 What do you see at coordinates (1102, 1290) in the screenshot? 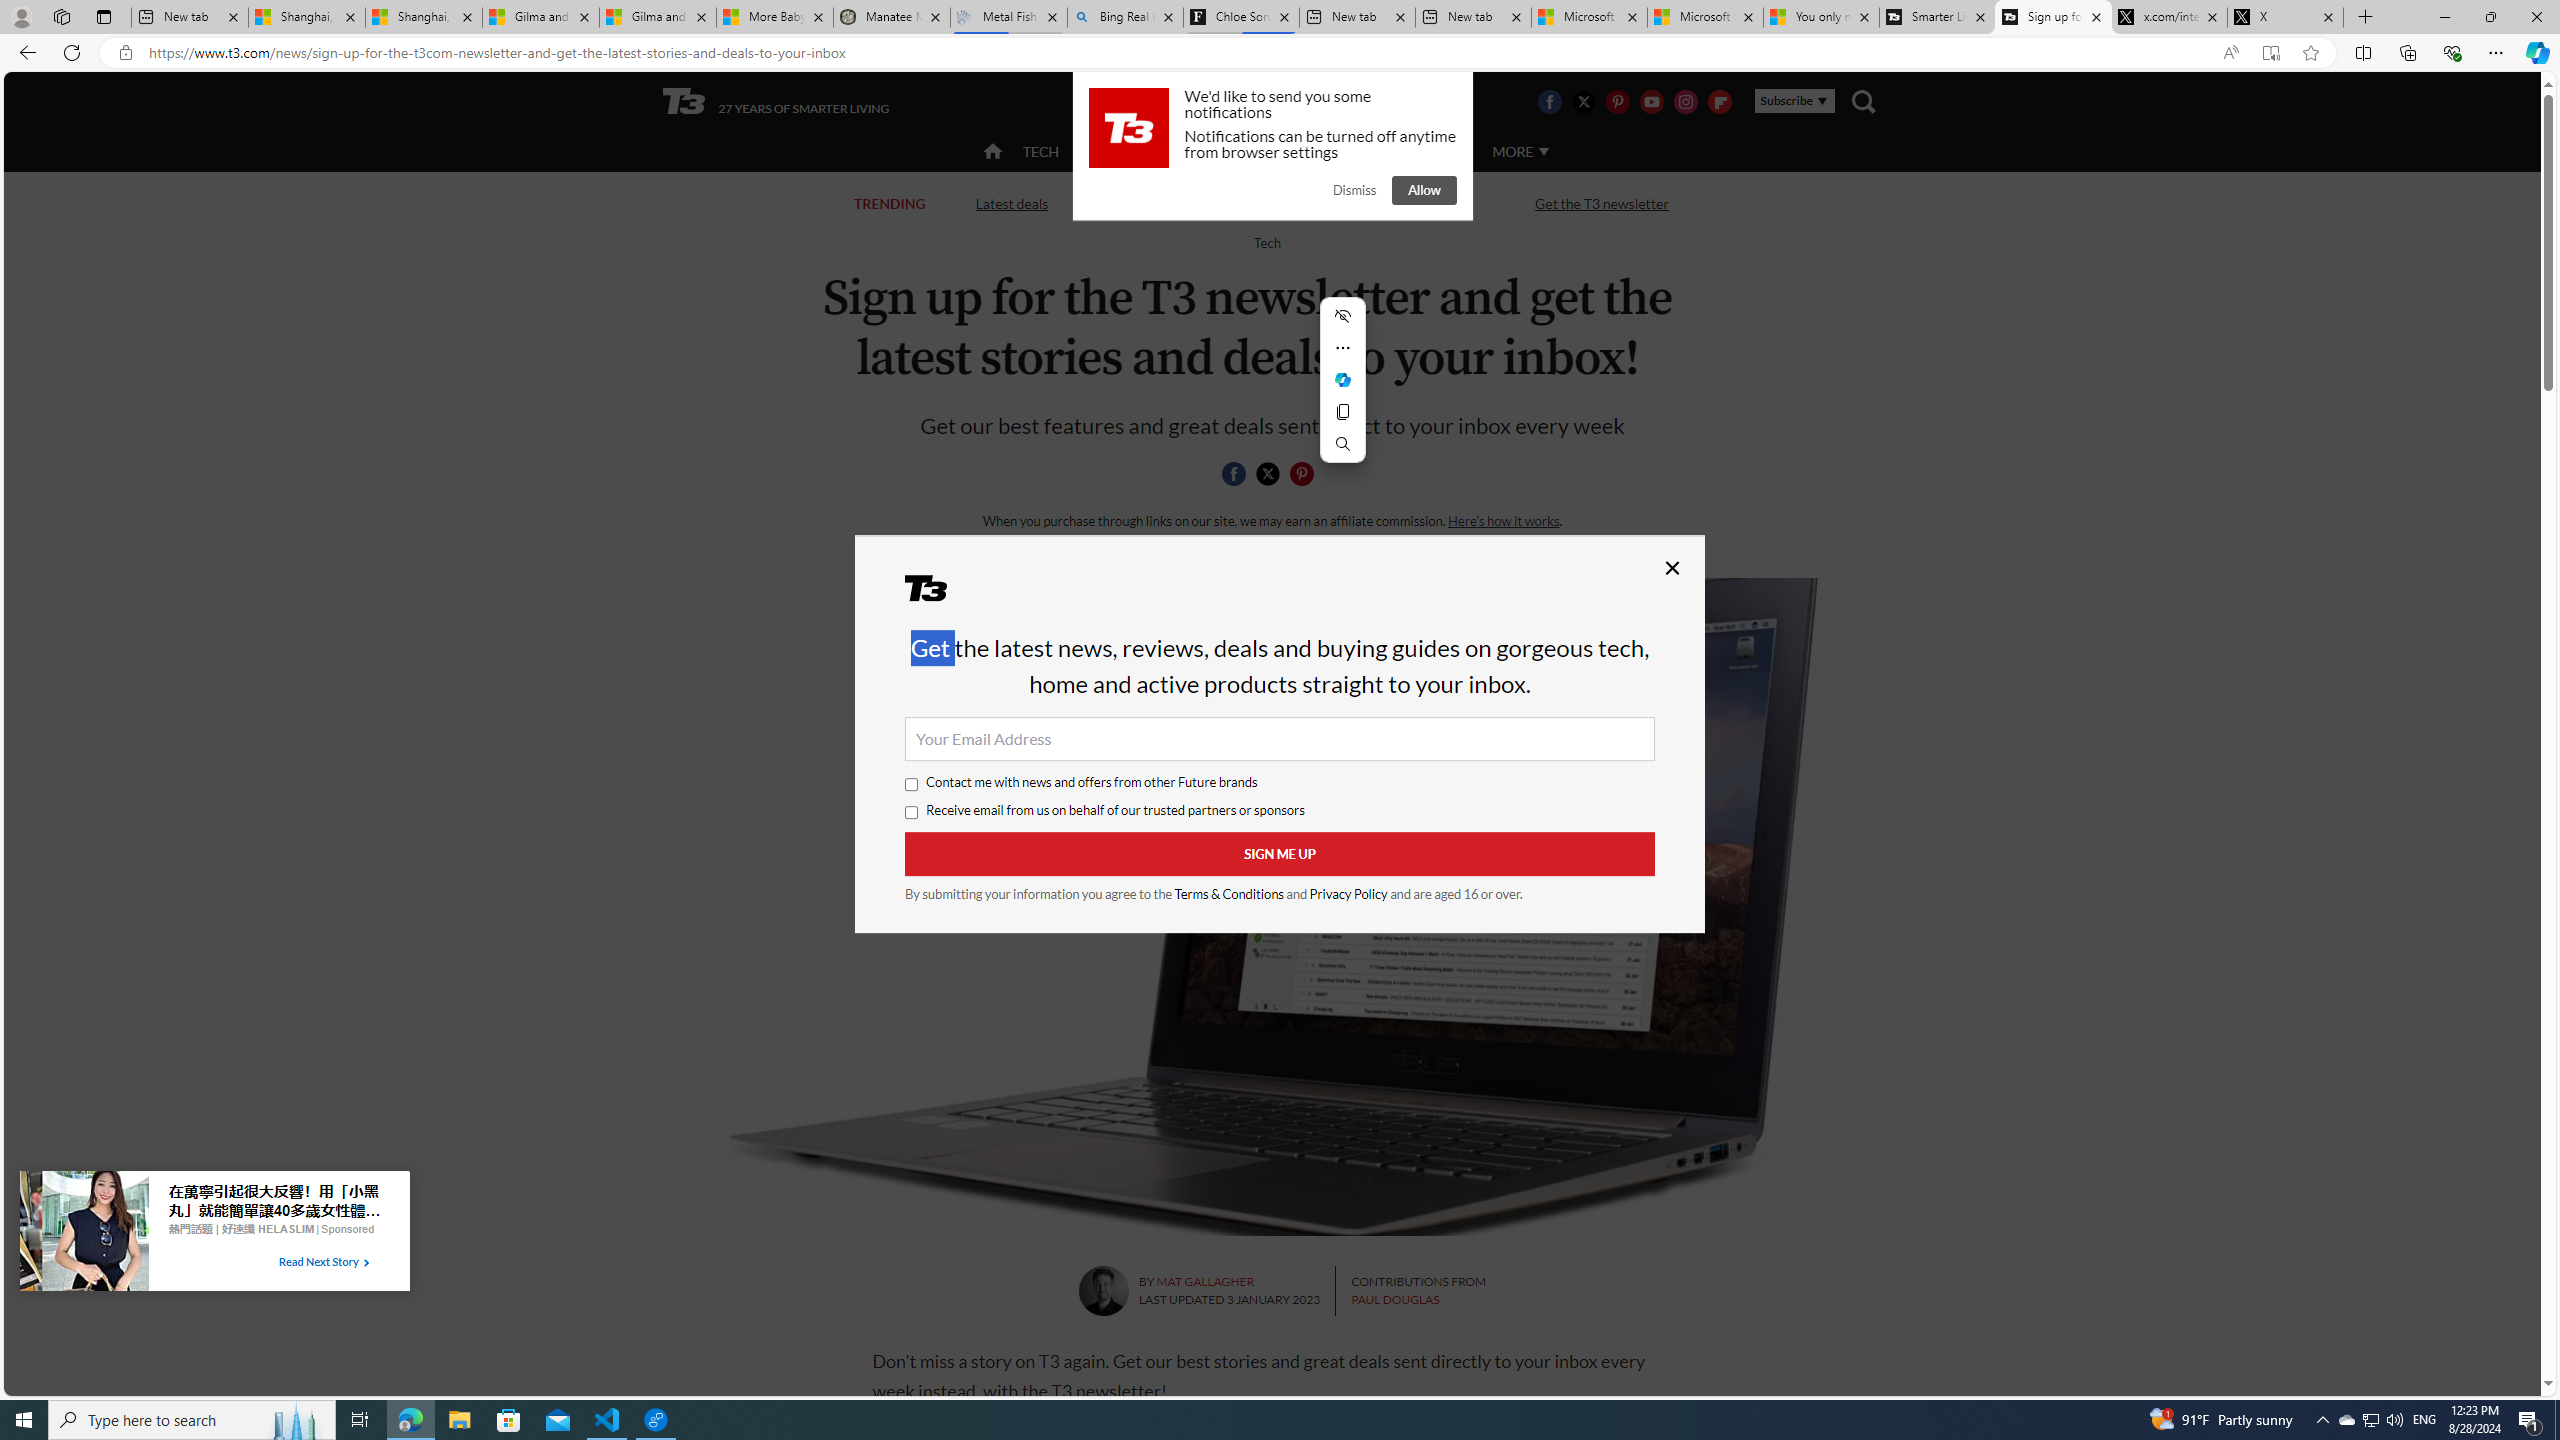
I see `'Mat Gallagher'` at bounding box center [1102, 1290].